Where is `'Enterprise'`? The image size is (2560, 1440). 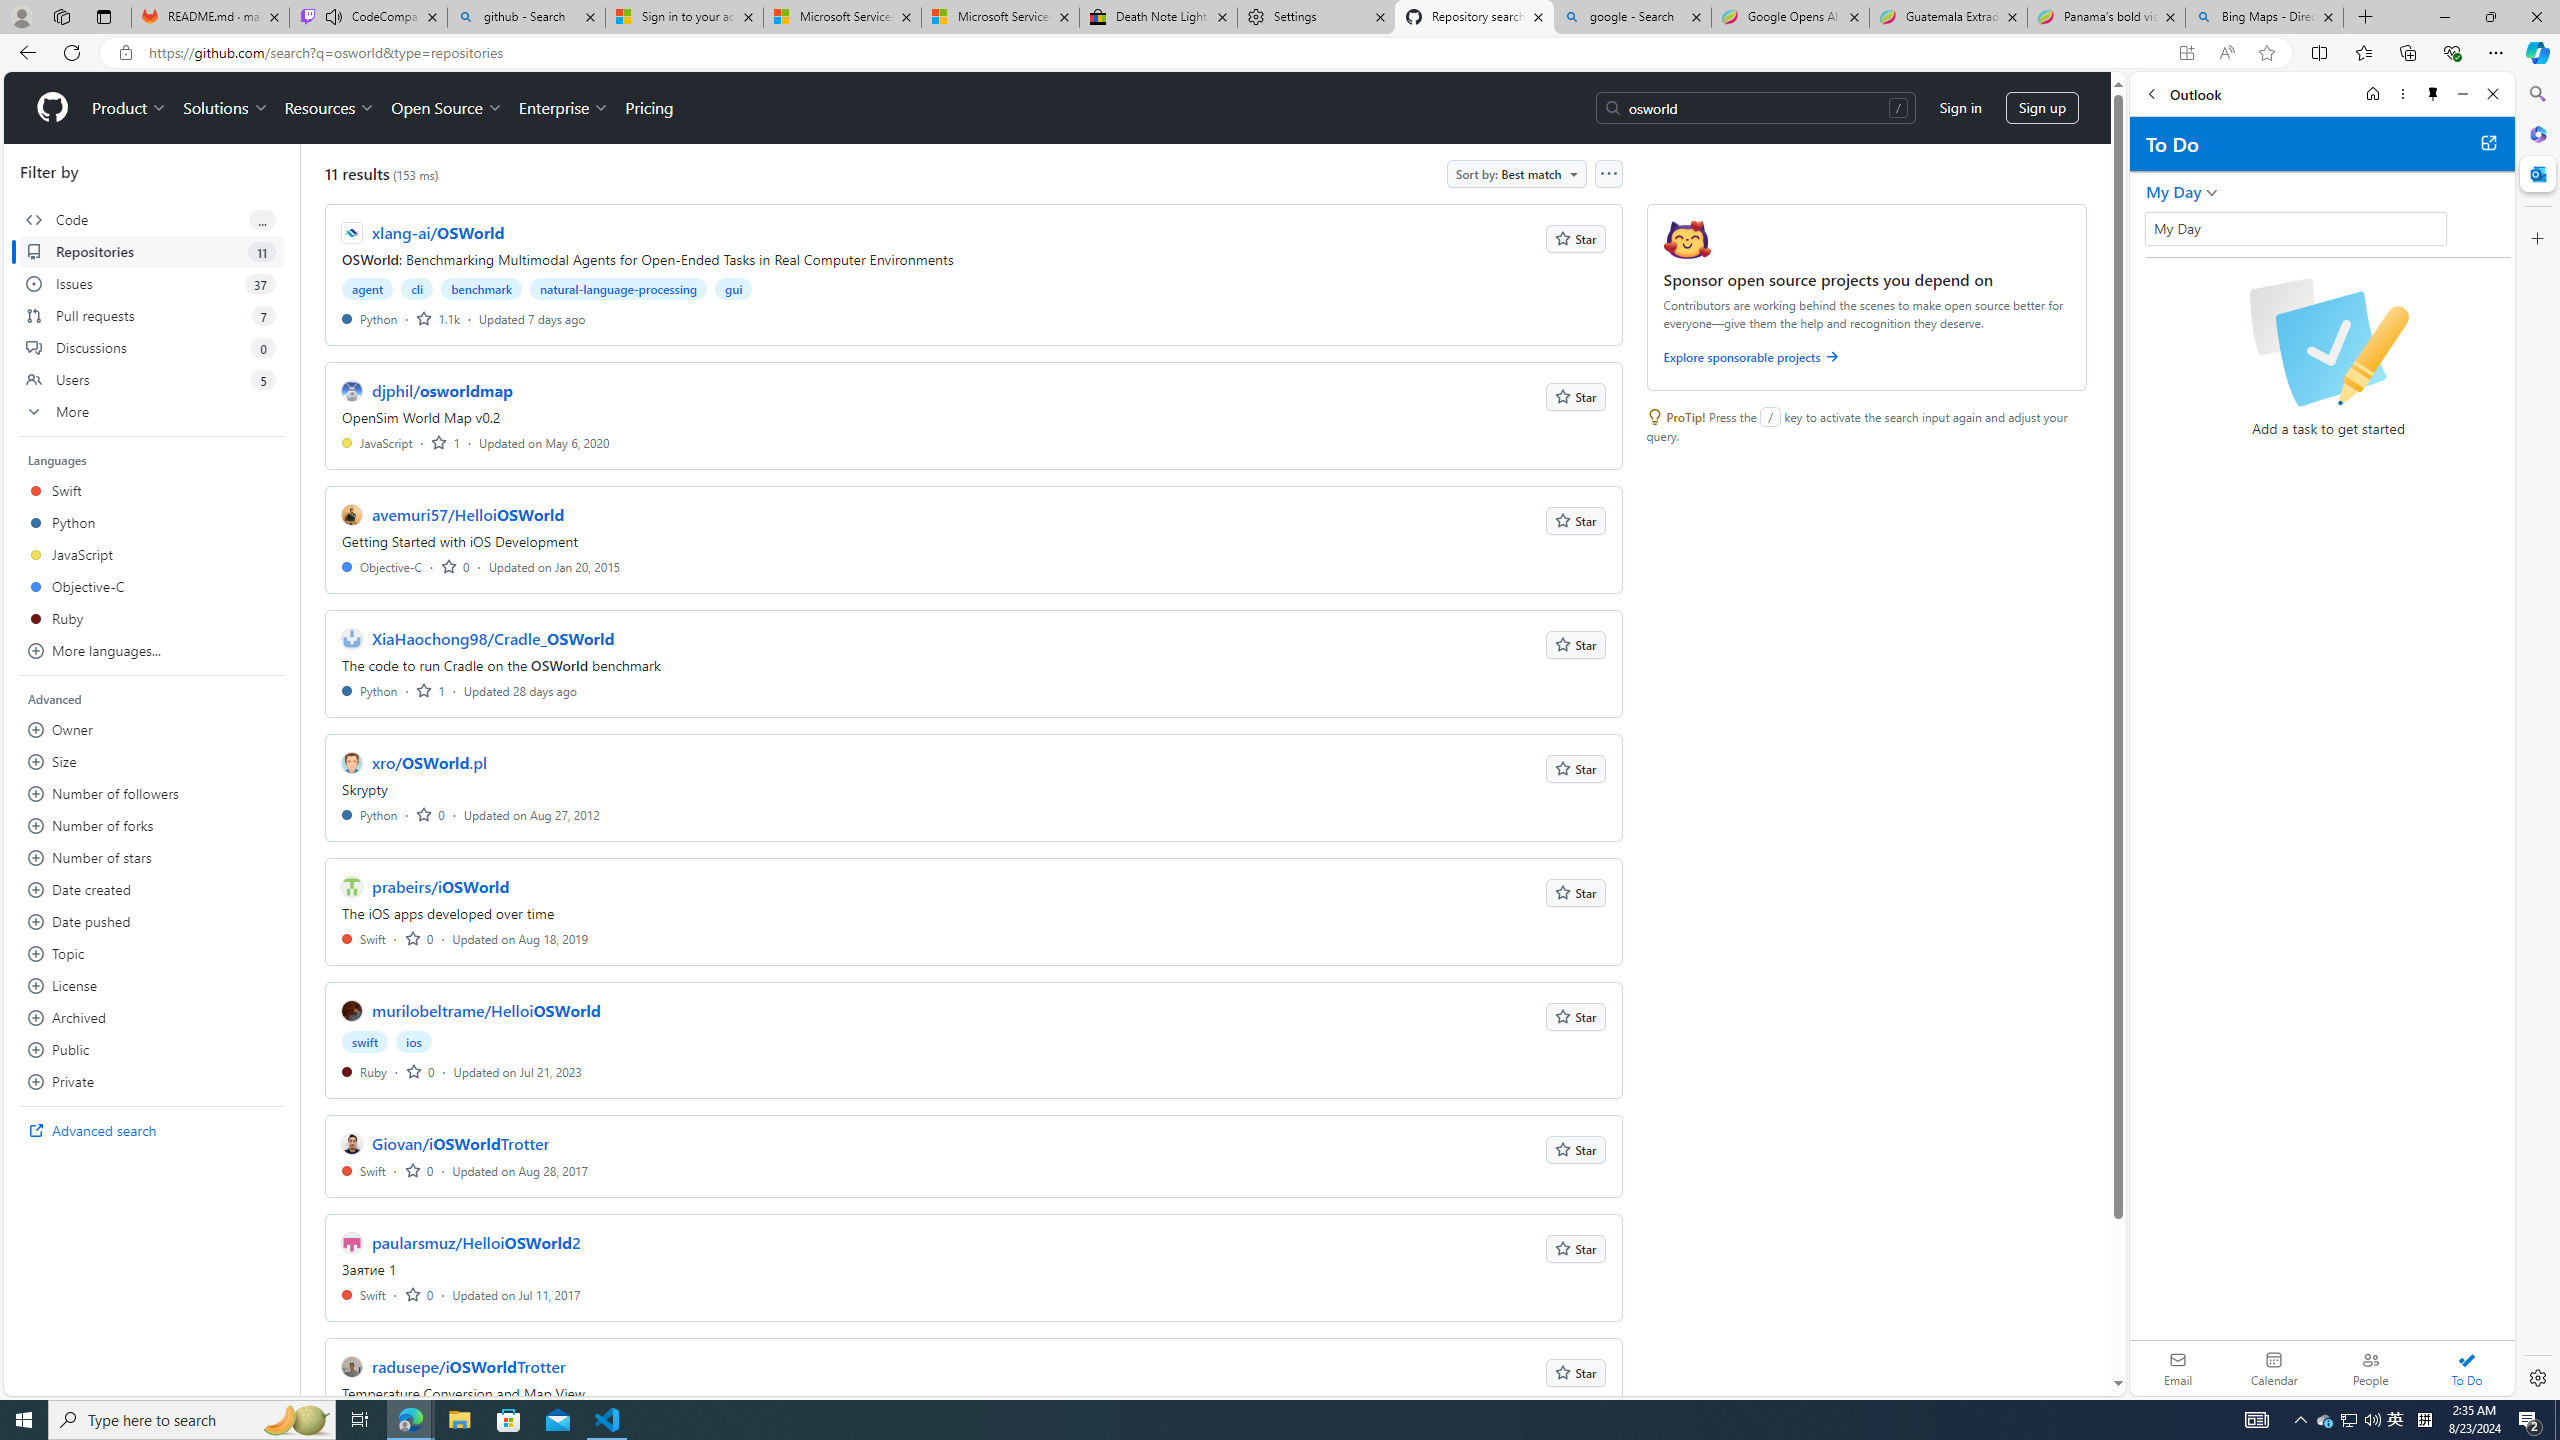
'Enterprise' is located at coordinates (562, 107).